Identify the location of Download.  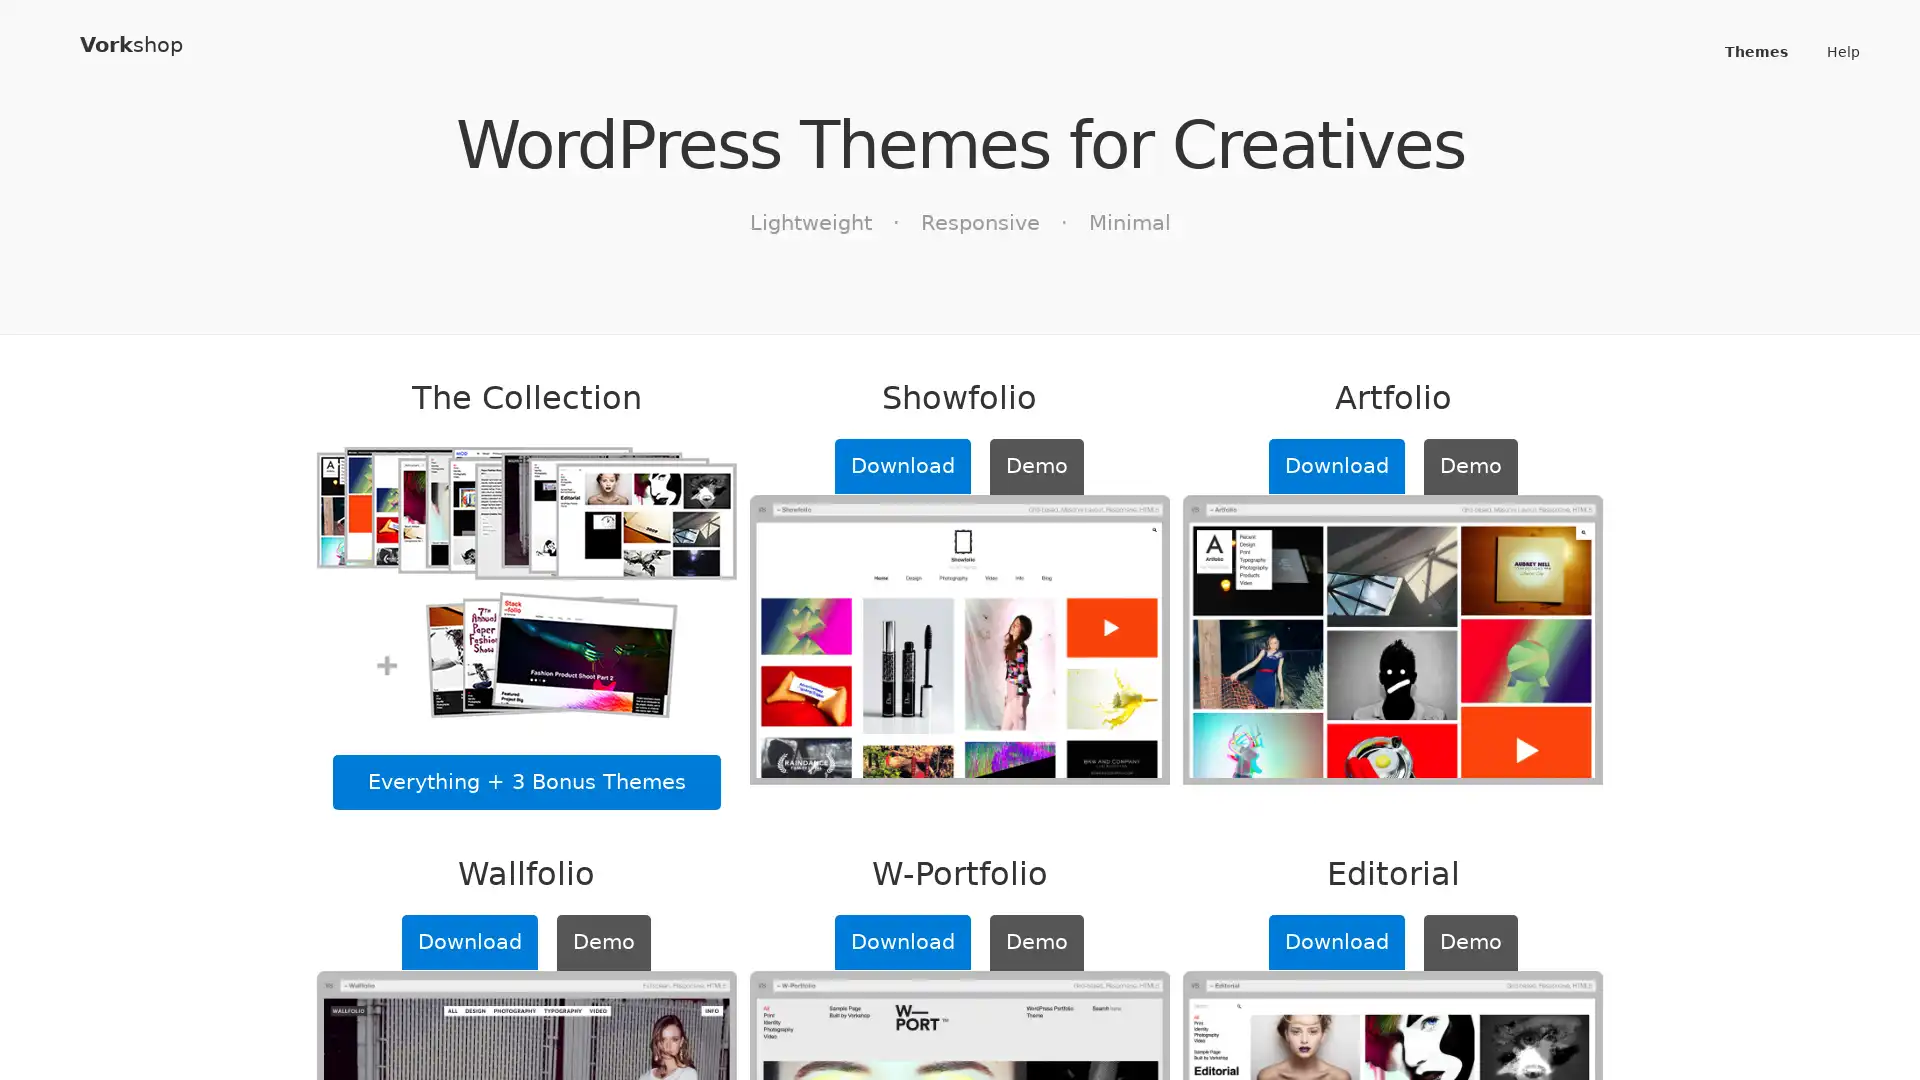
(1335, 941).